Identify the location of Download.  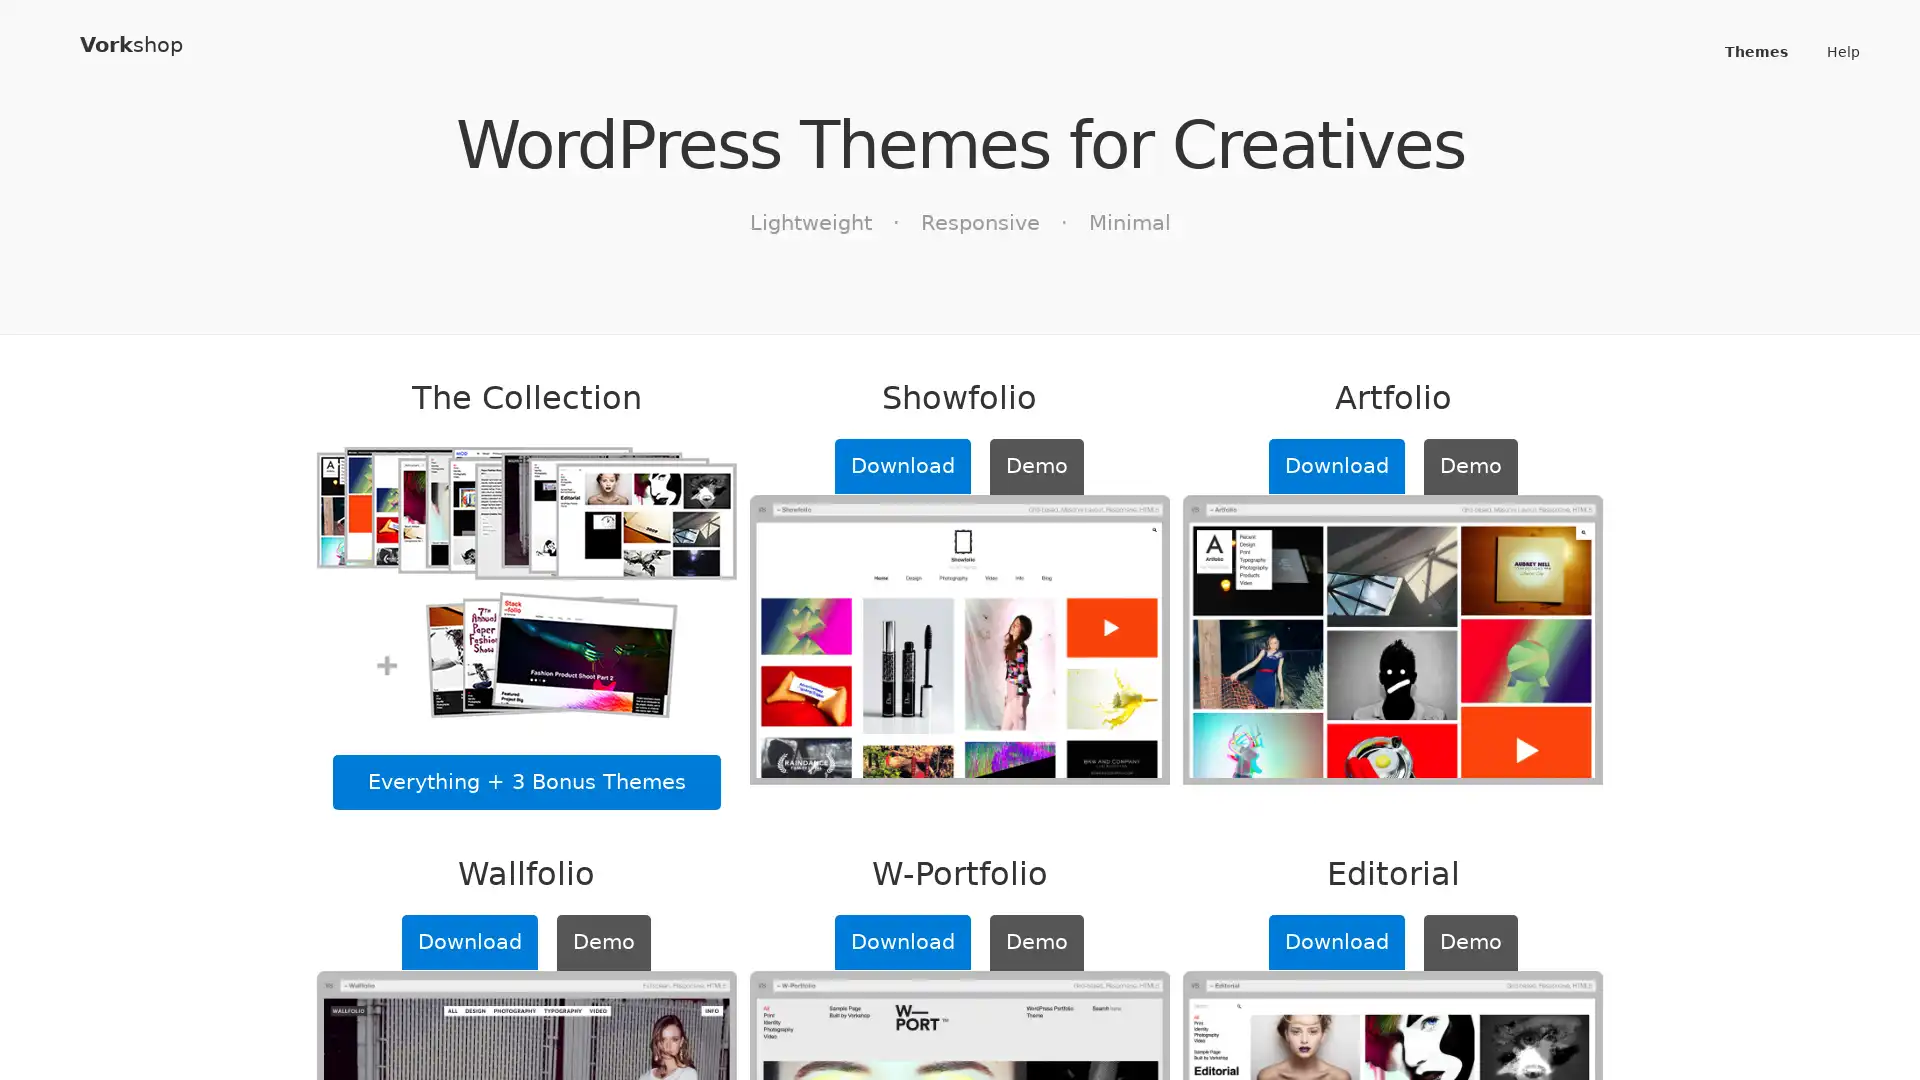
(1335, 941).